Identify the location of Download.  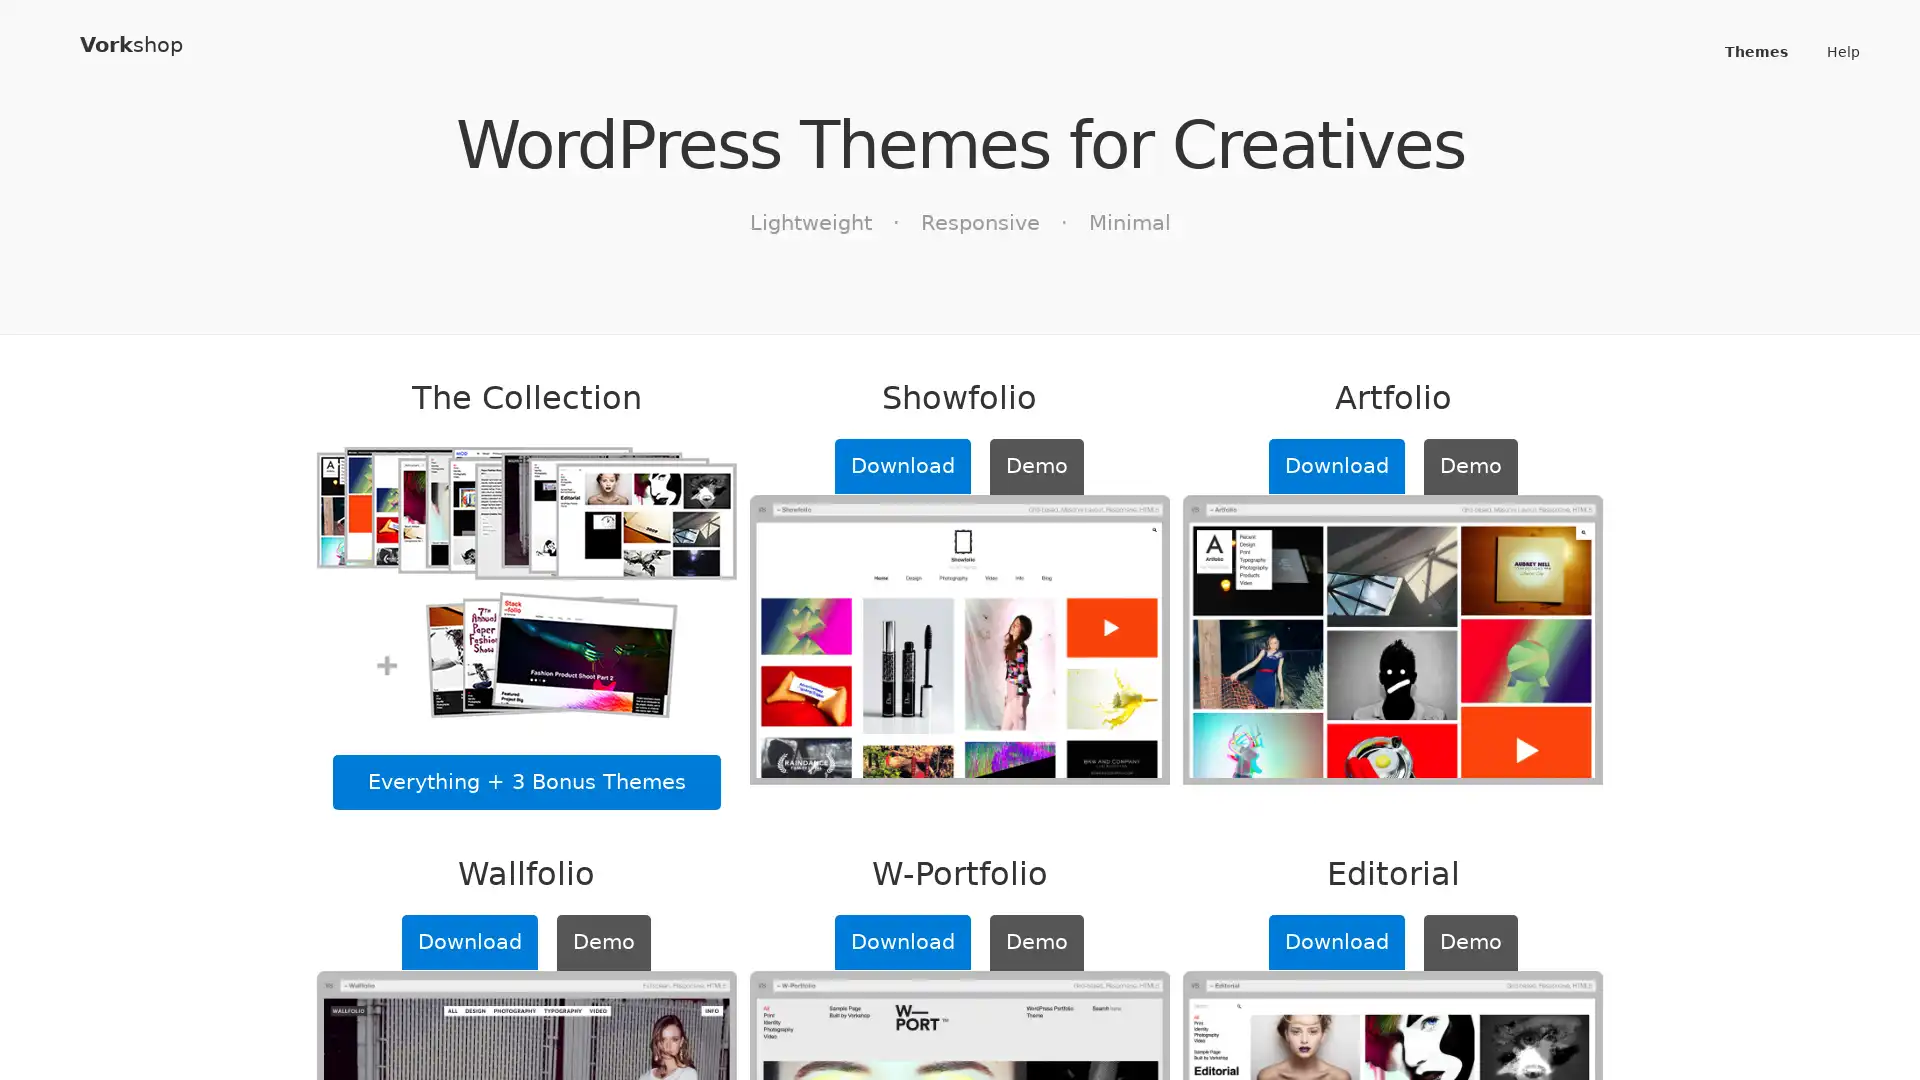
(1335, 941).